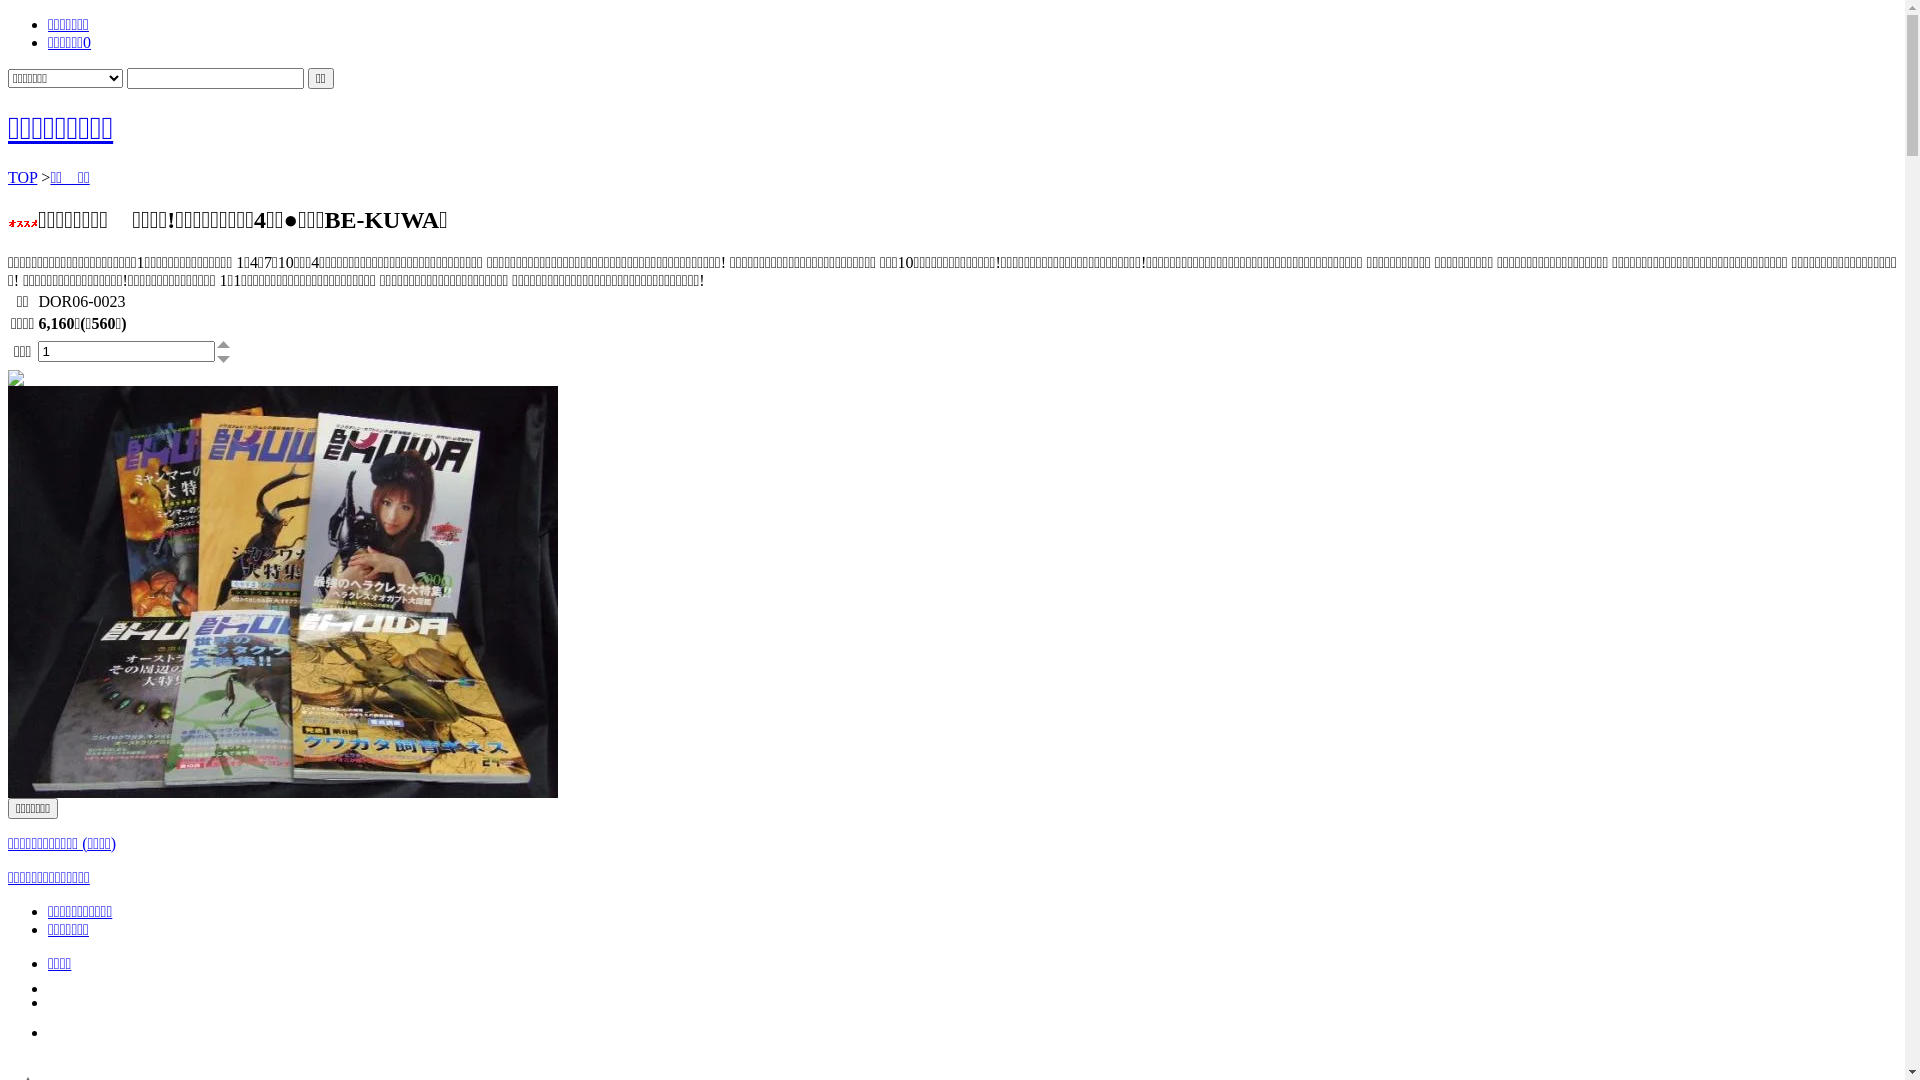 This screenshot has width=1920, height=1080. Describe the element at coordinates (8, 176) in the screenshot. I see `'TOP'` at that location.